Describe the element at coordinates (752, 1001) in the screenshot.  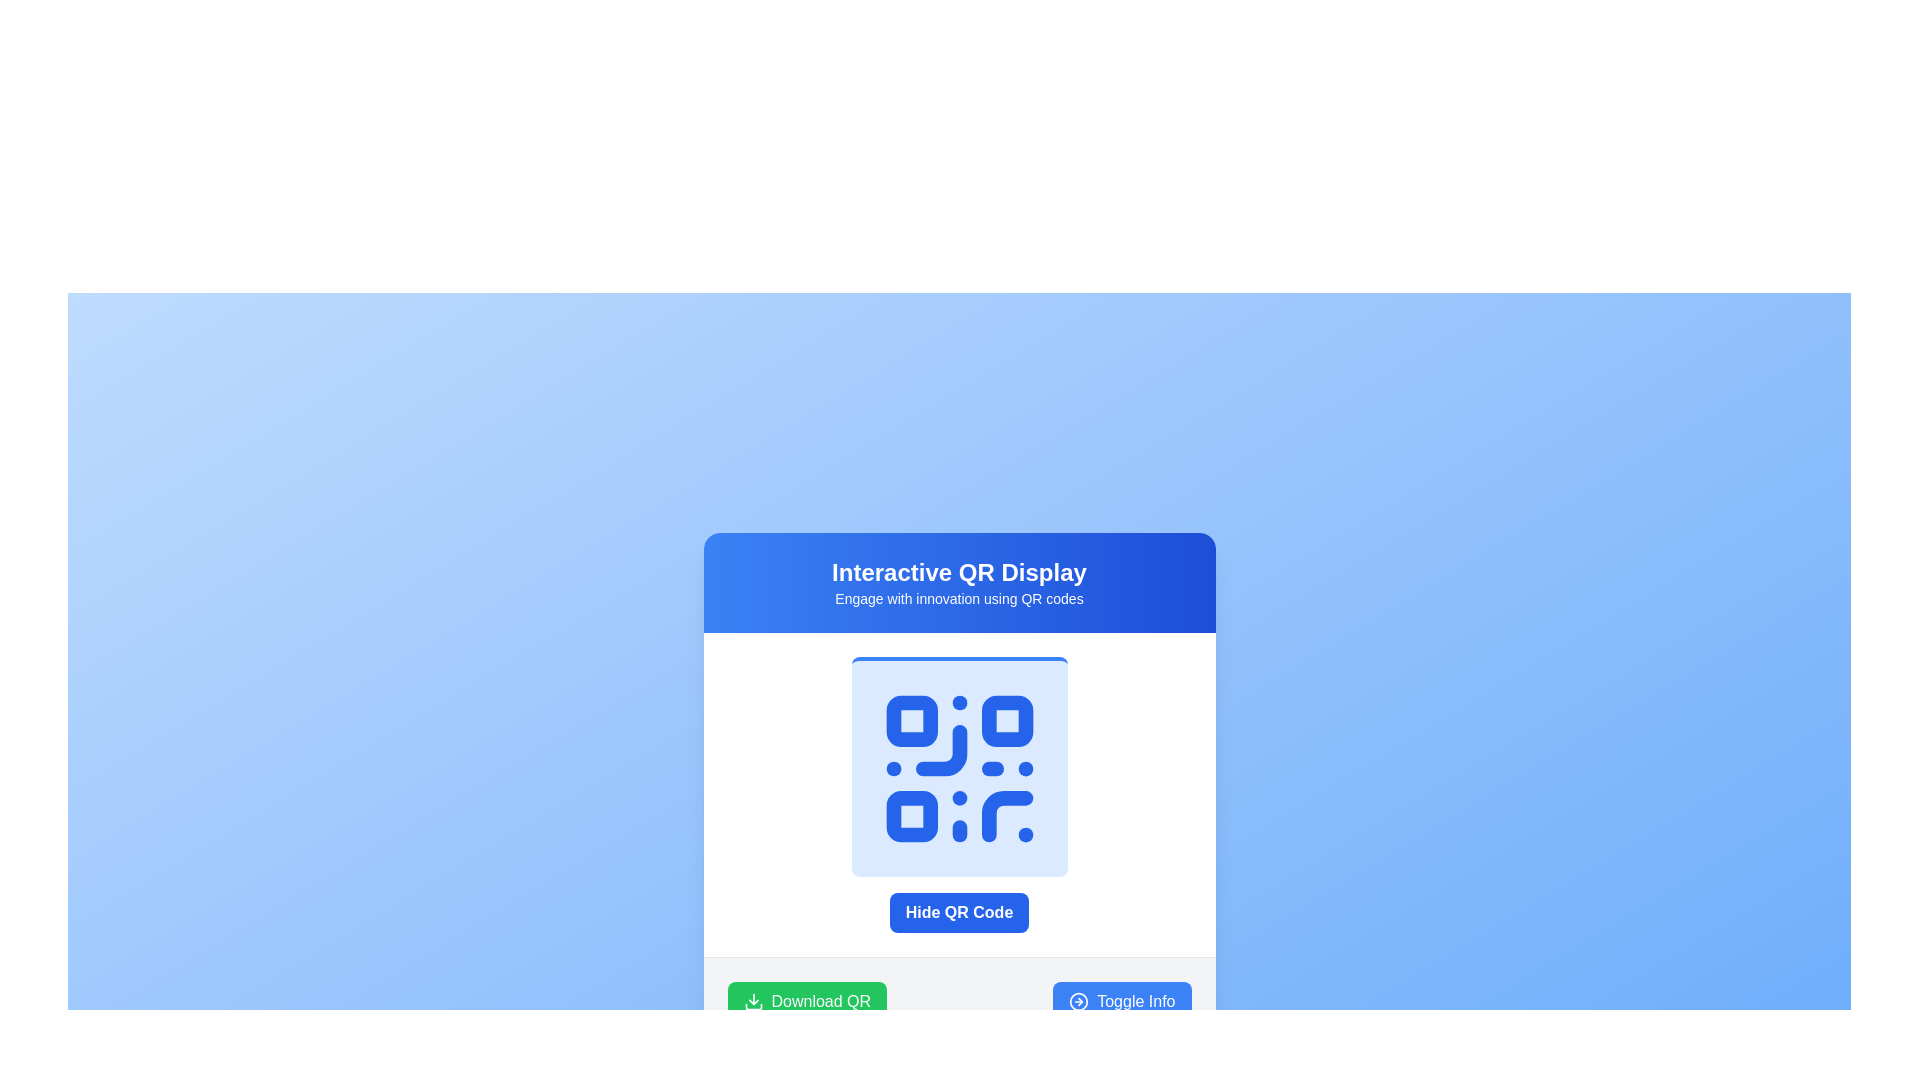
I see `the download icon represented by an arrow pointing downward into a flat line, which is located within the green button labeled 'Download QR' at the bottom section of the interface` at that location.